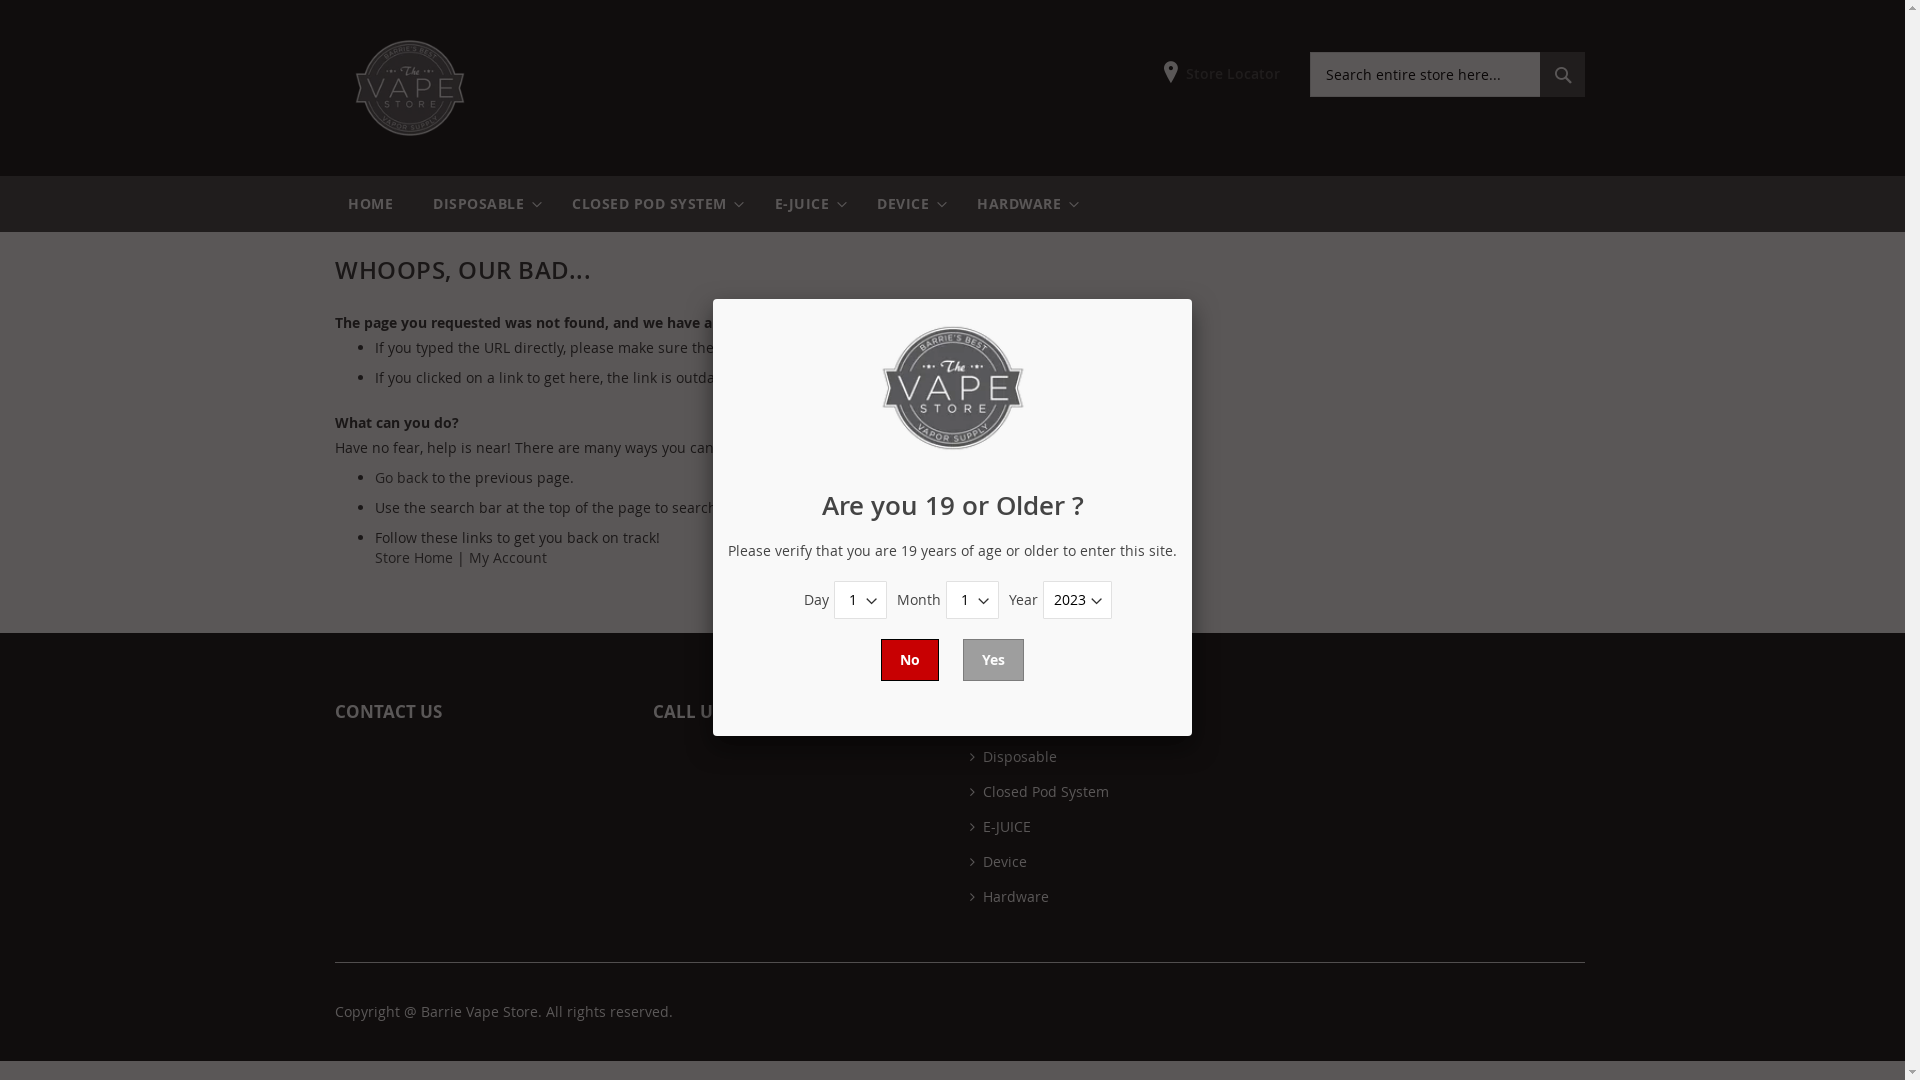 The image size is (1920, 1080). Describe the element at coordinates (327, 204) in the screenshot. I see `'HOME'` at that location.